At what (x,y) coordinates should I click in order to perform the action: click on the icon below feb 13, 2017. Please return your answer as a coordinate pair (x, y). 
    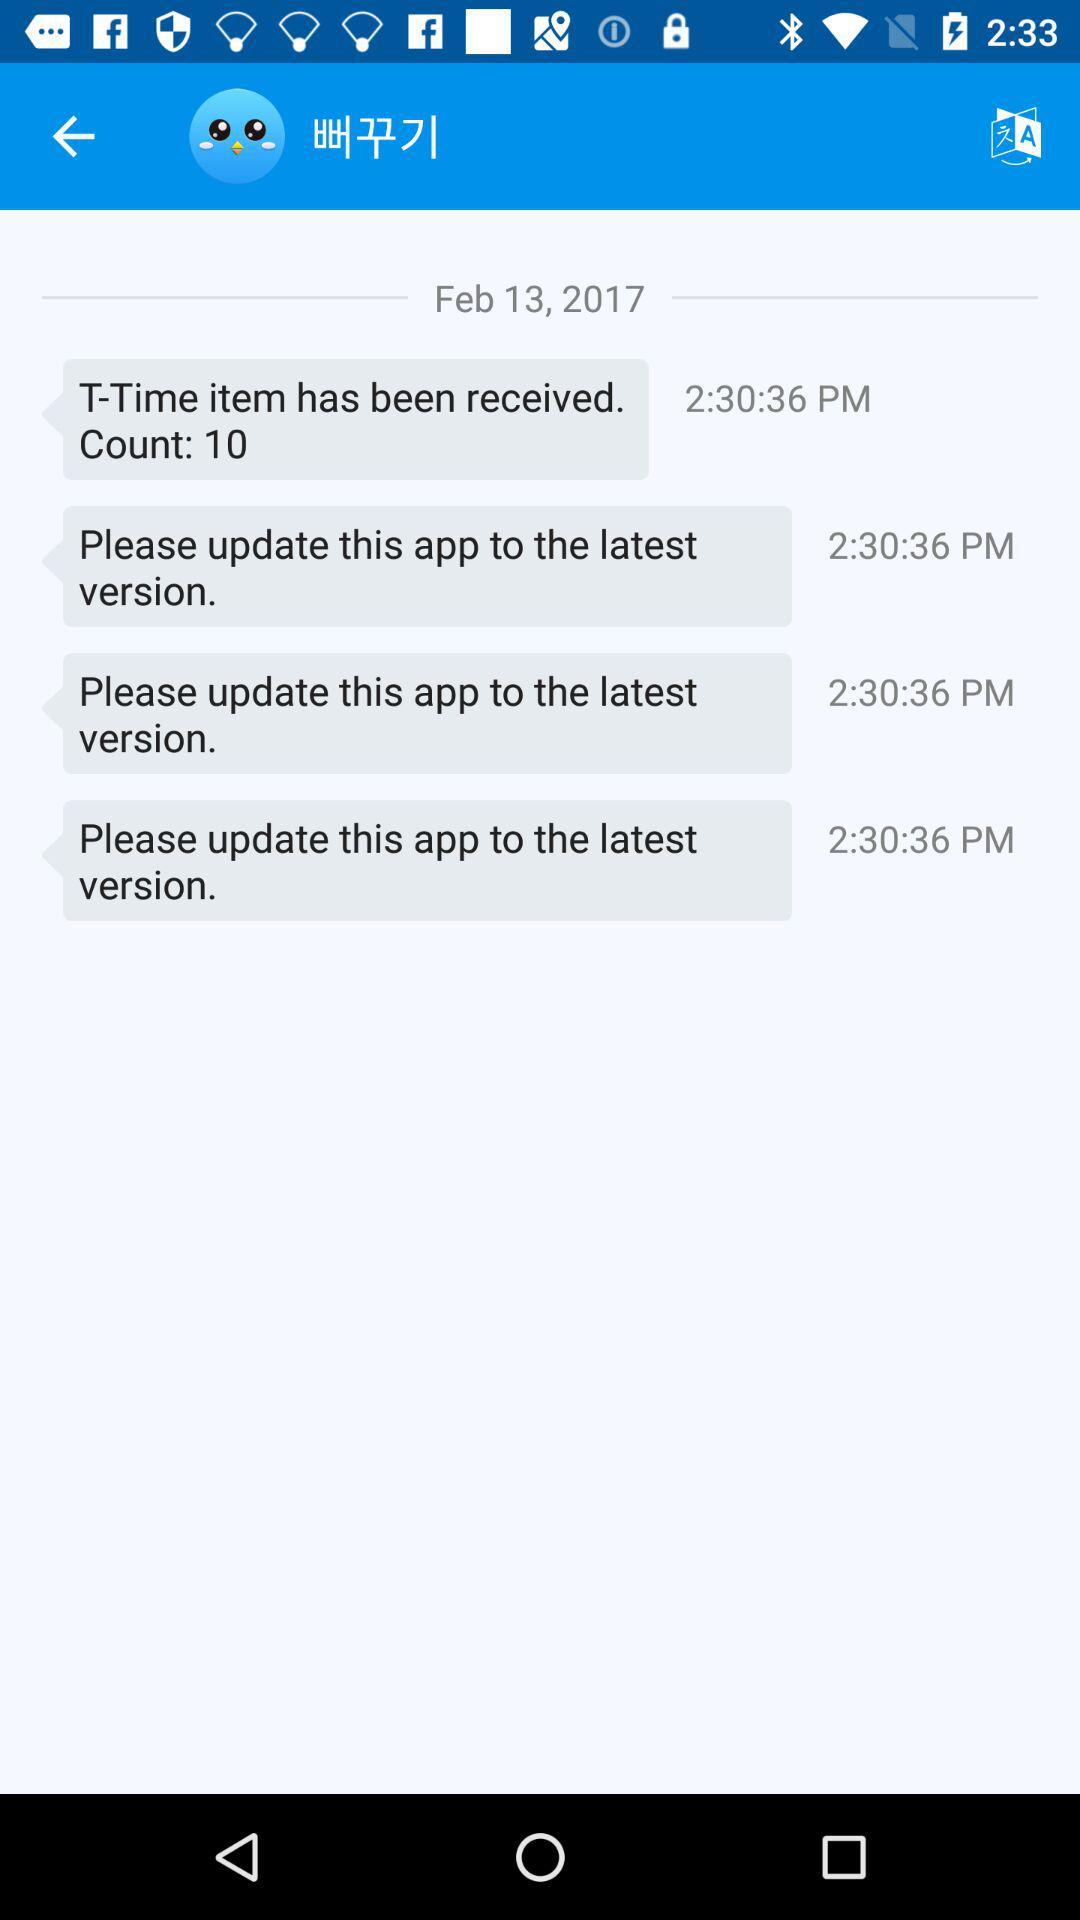
    Looking at the image, I should click on (344, 418).